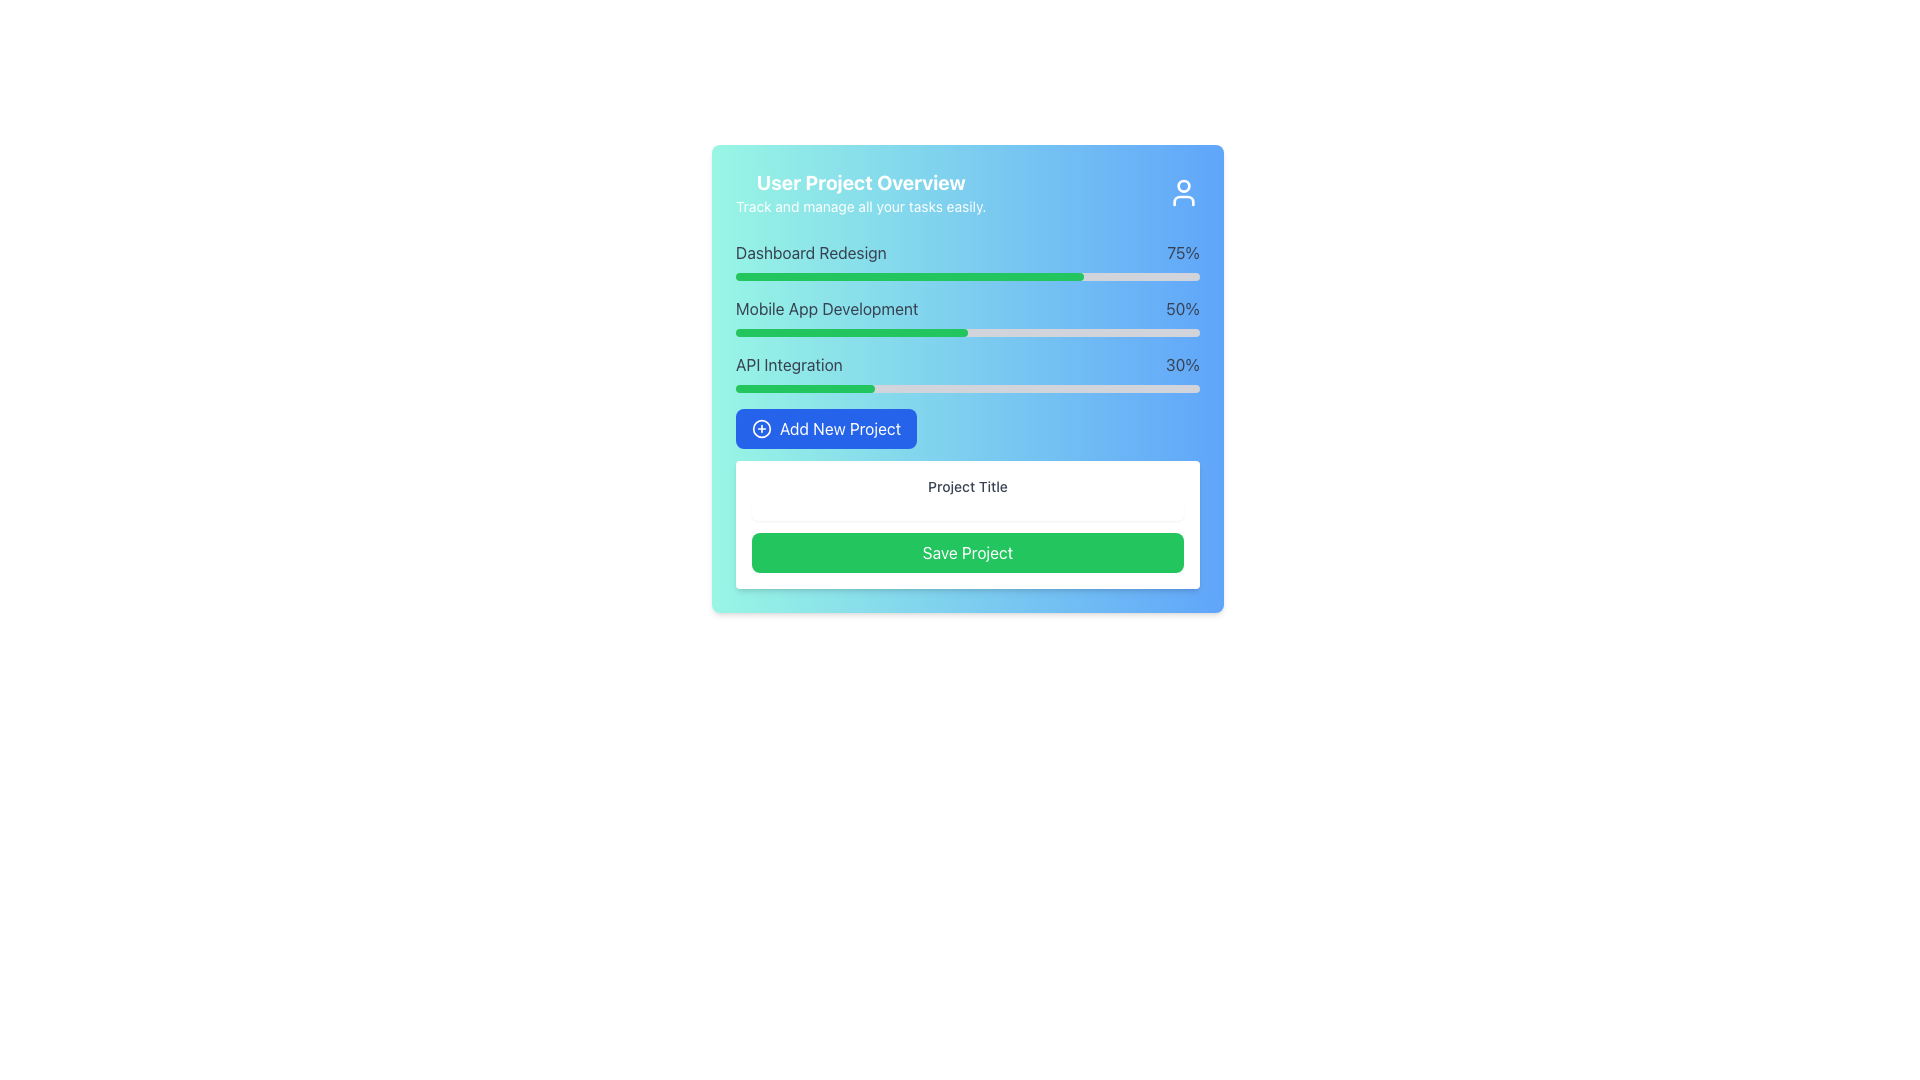  I want to click on the second progress bar indicating 50% completion of the 'Mobile App Development' task, located below the corresponding text, so click(968, 331).